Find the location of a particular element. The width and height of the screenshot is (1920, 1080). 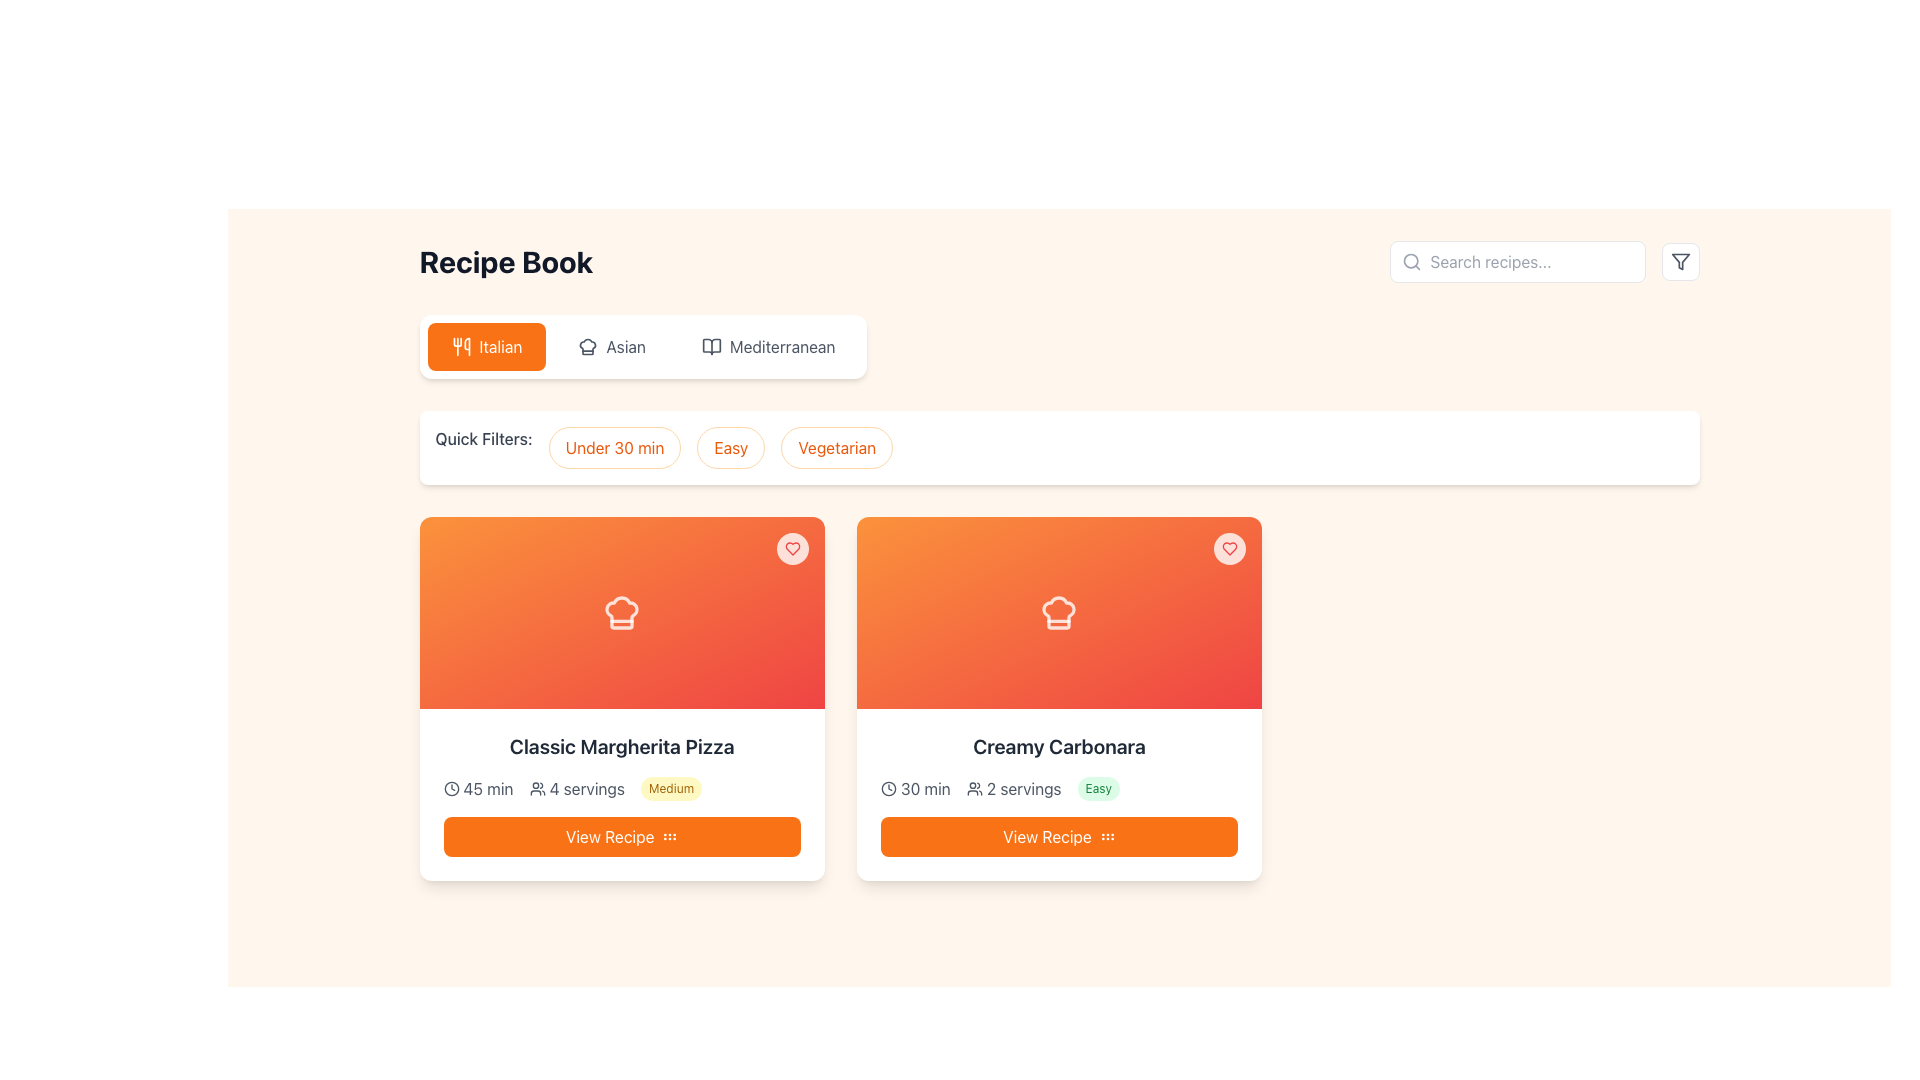

the information of the circular icon located in the left recipe card, near the bottom left corner, preceding the text '45 min' is located at coordinates (450, 788).